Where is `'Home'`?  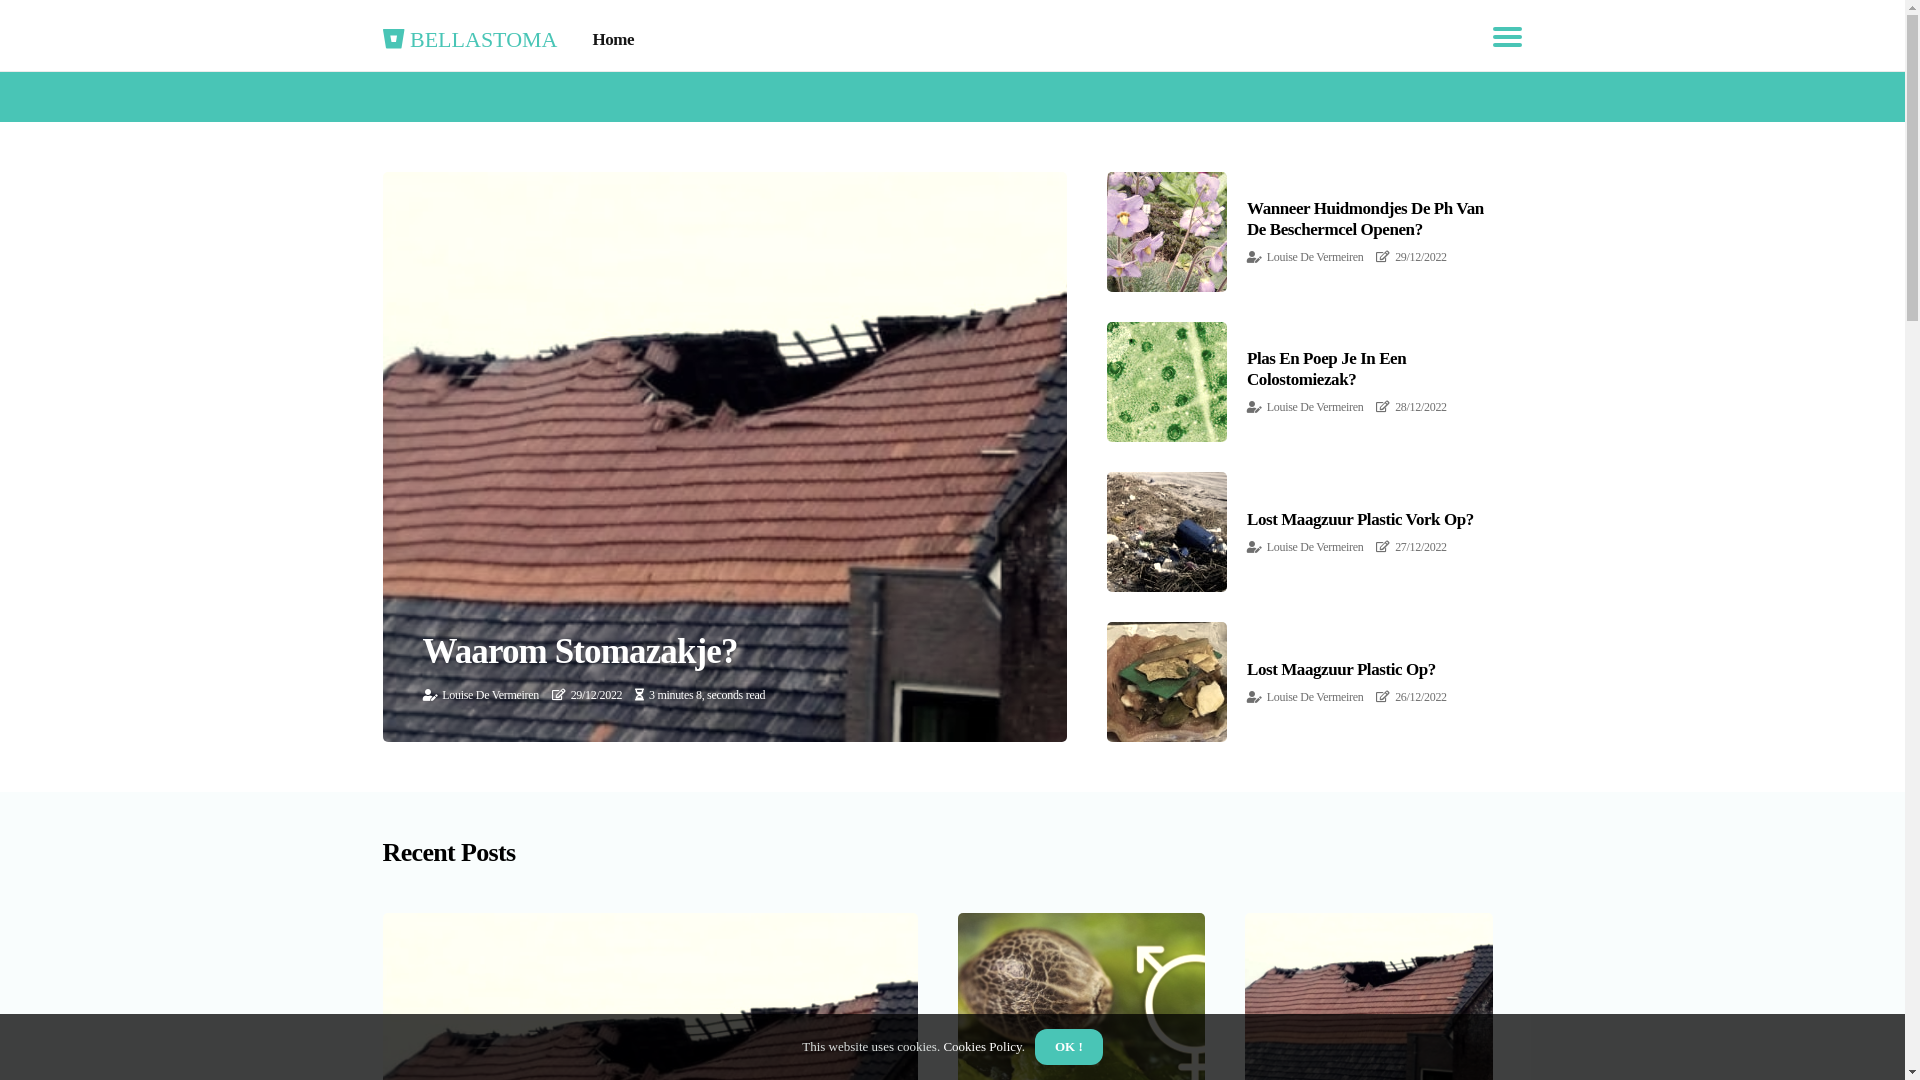 'Home' is located at coordinates (612, 39).